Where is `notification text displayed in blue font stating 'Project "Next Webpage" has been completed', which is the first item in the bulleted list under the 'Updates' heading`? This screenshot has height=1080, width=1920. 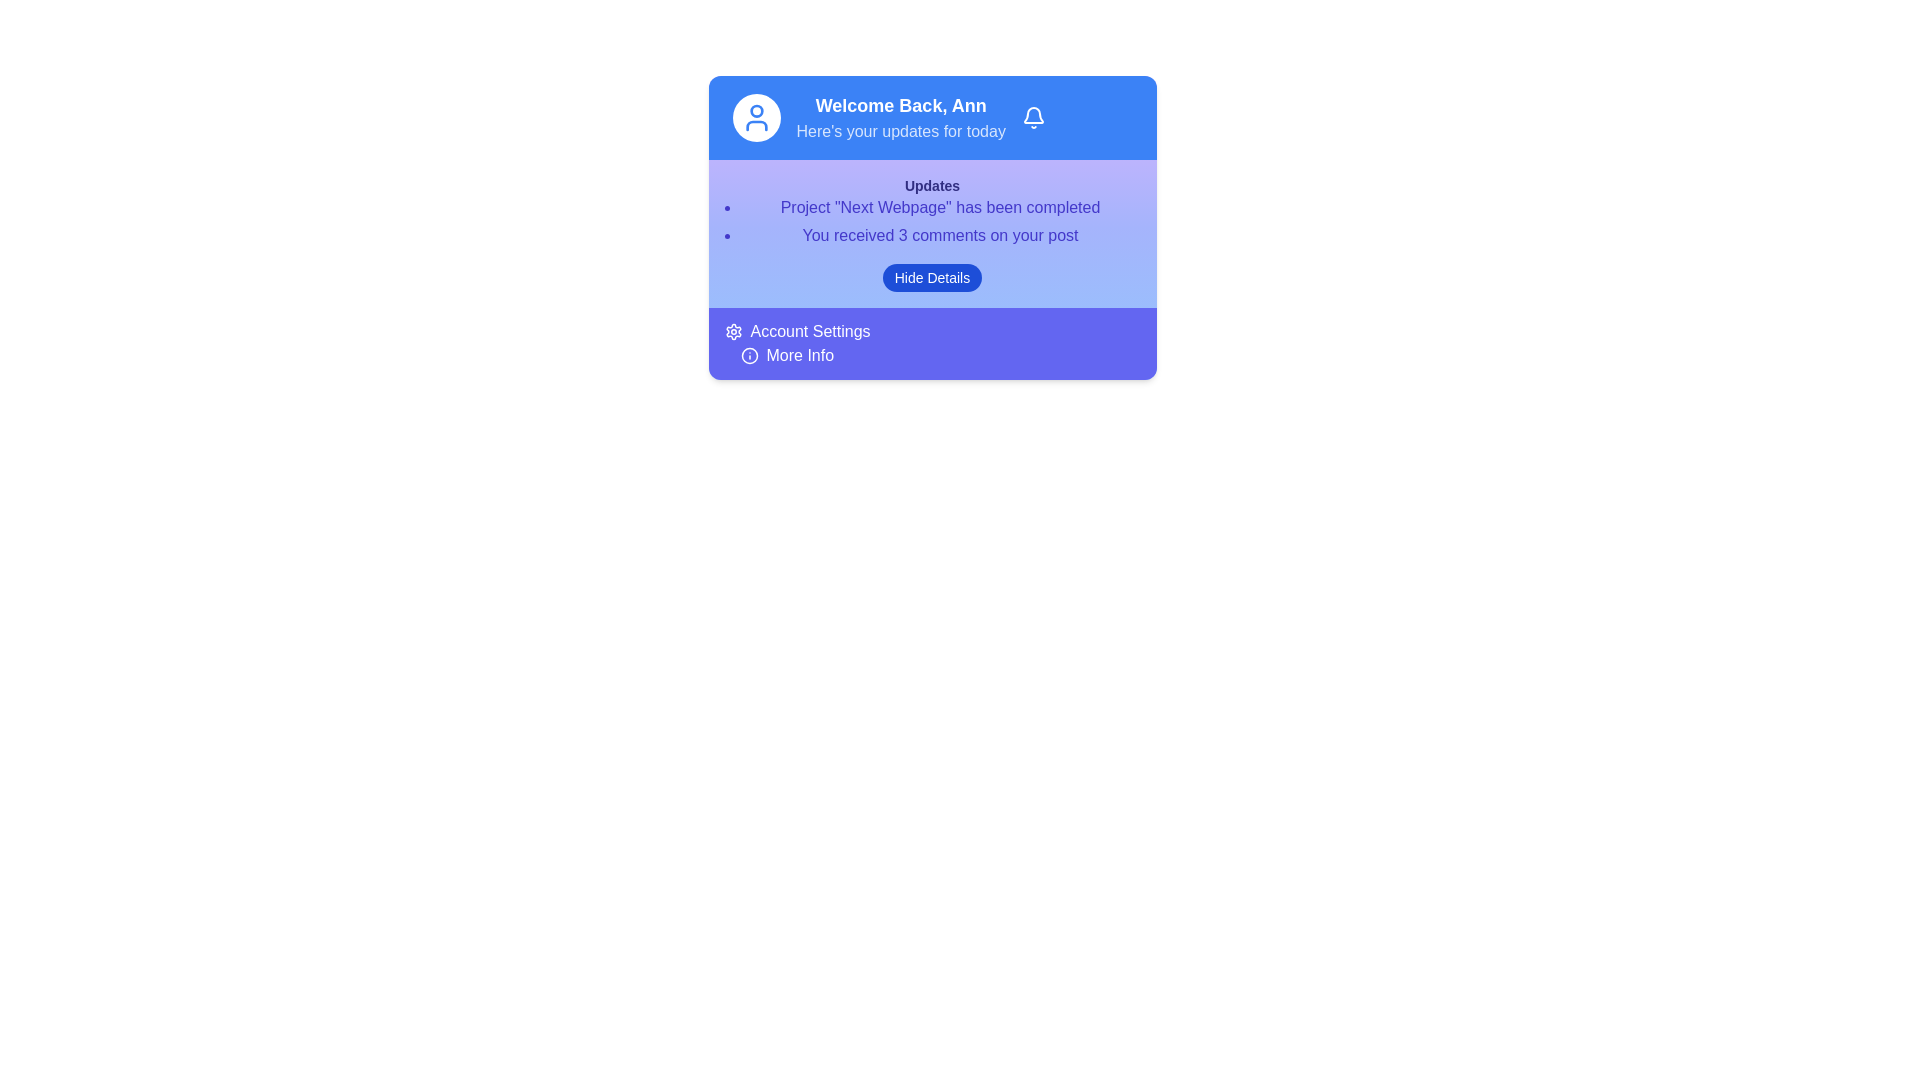 notification text displayed in blue font stating 'Project "Next Webpage" has been completed', which is the first item in the bulleted list under the 'Updates' heading is located at coordinates (939, 208).